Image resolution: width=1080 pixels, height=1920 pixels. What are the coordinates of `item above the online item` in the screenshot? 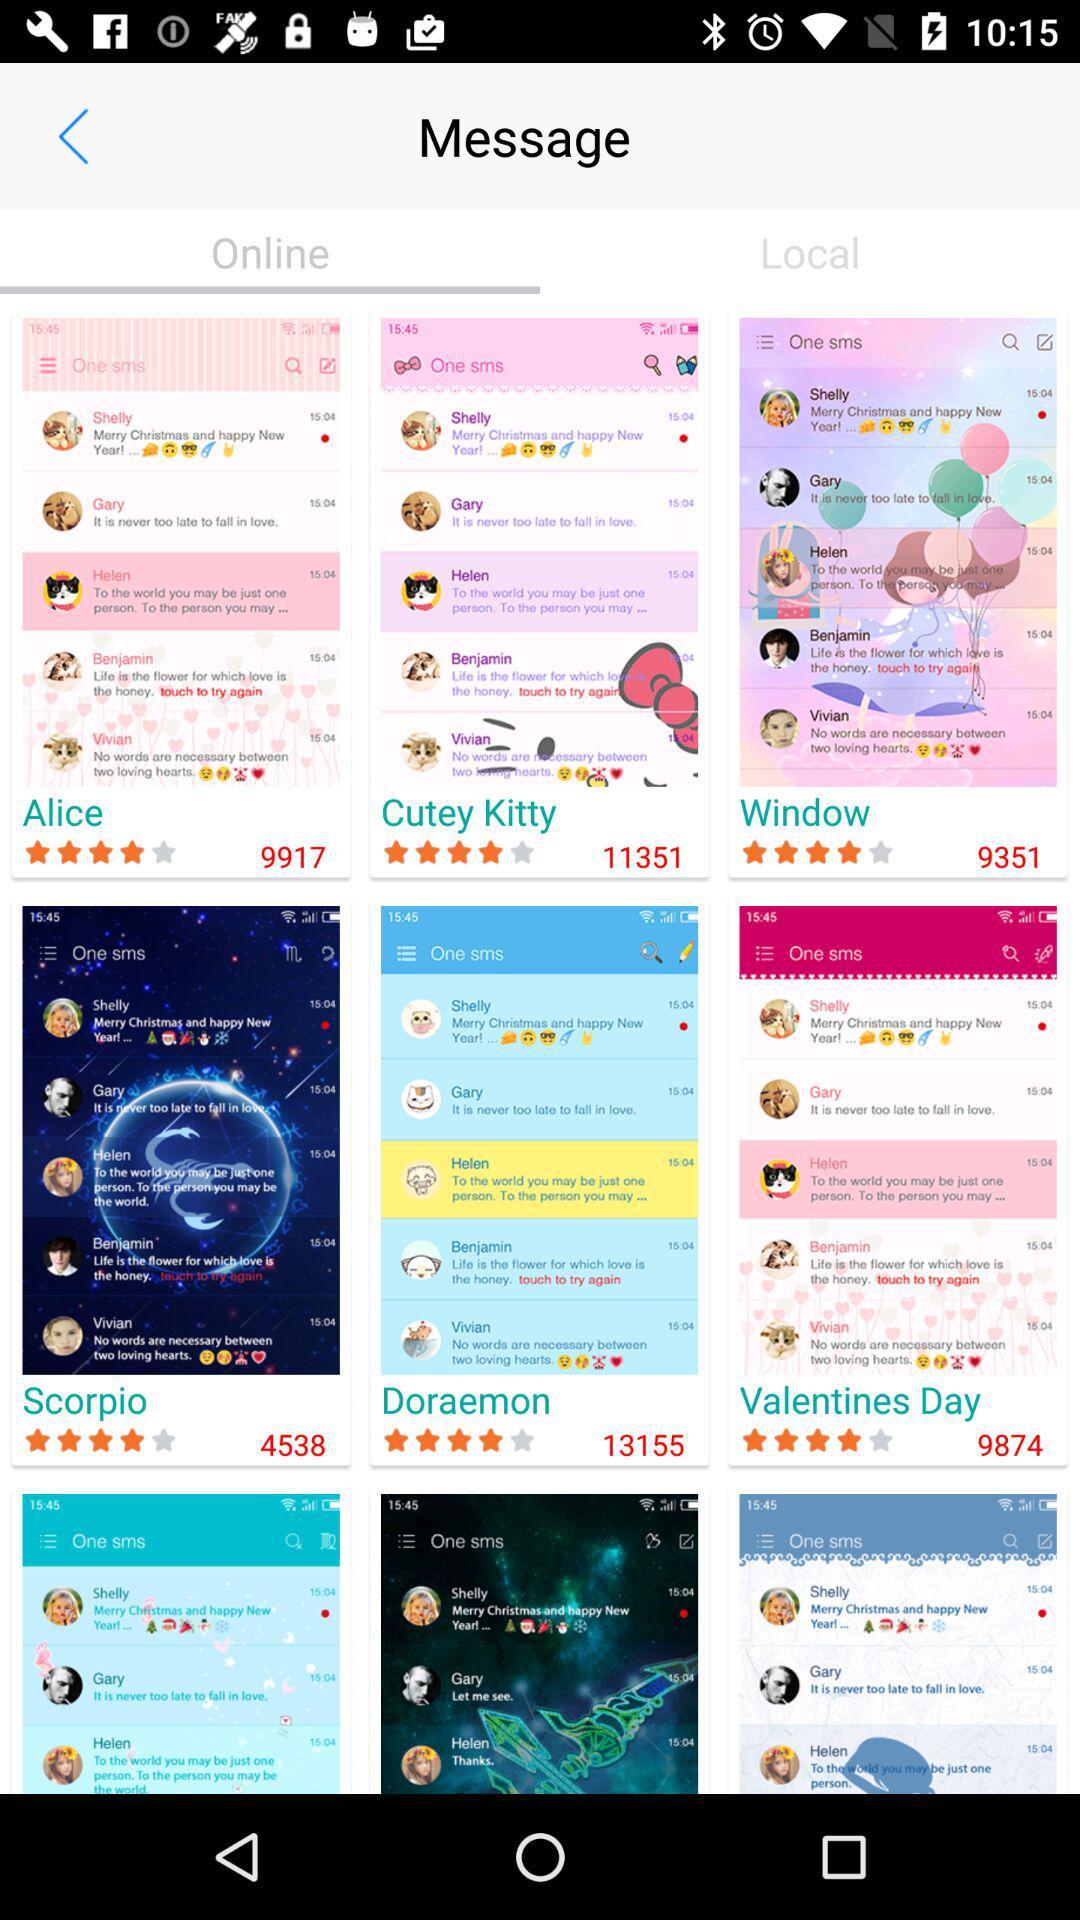 It's located at (72, 135).